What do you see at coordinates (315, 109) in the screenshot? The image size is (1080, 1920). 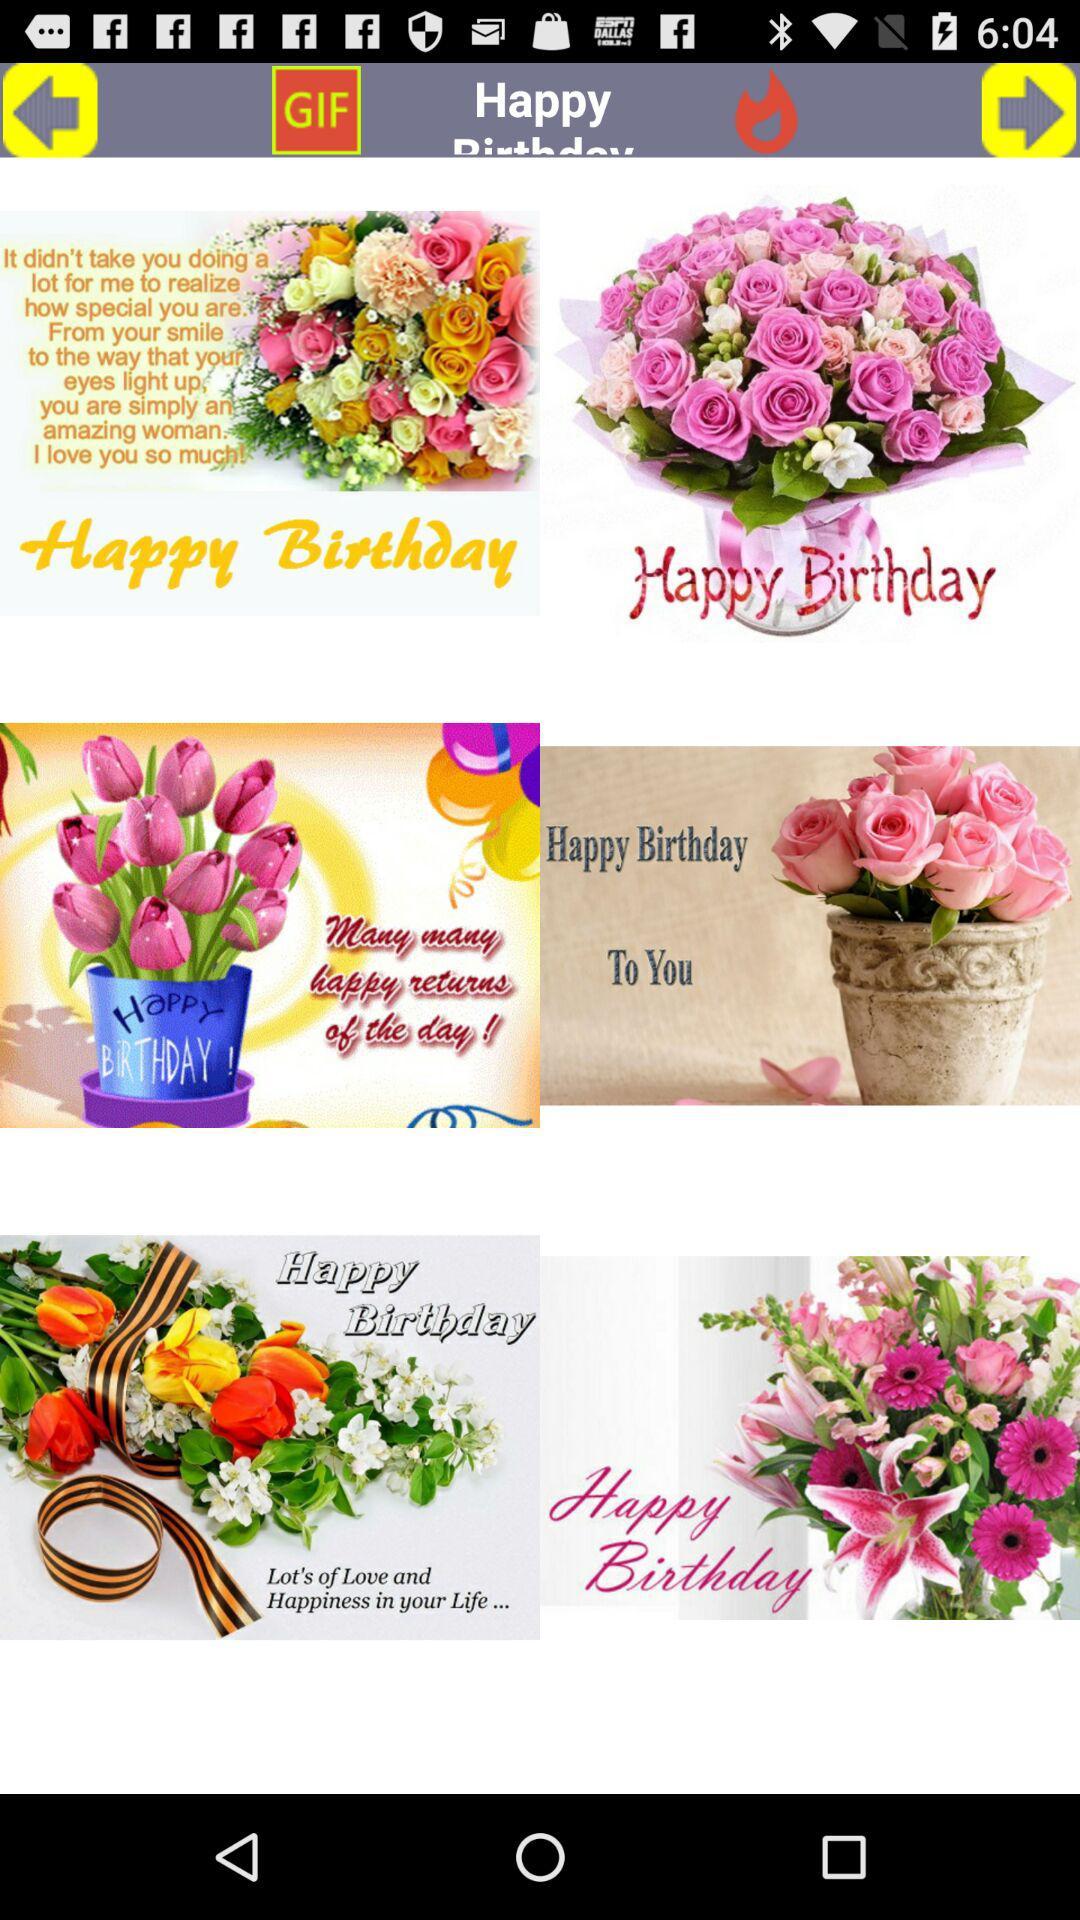 I see `app next to the happy birthday app` at bounding box center [315, 109].